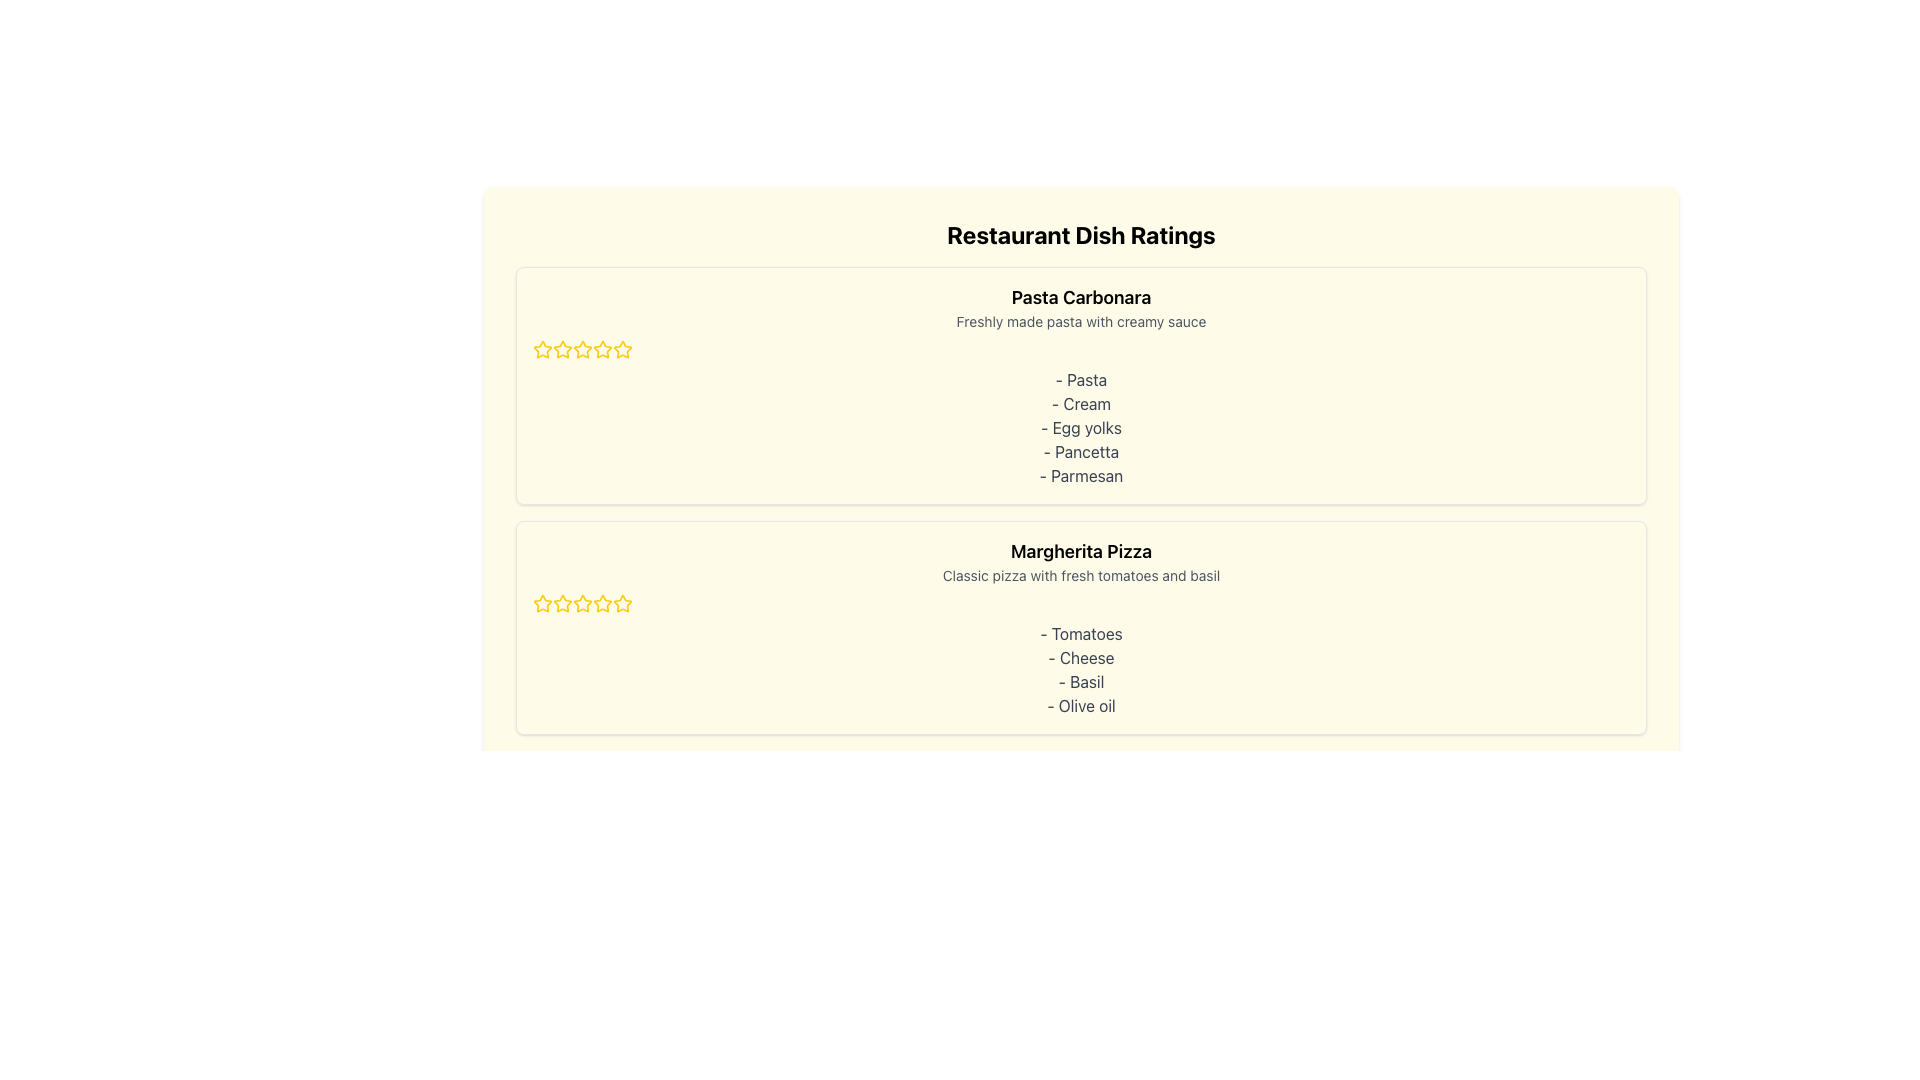 The width and height of the screenshot is (1920, 1080). Describe the element at coordinates (1080, 633) in the screenshot. I see `text label representing the first ingredient of the 'Margherita Pizza', which is visually located under the title 'Margherita Pizza'` at that location.